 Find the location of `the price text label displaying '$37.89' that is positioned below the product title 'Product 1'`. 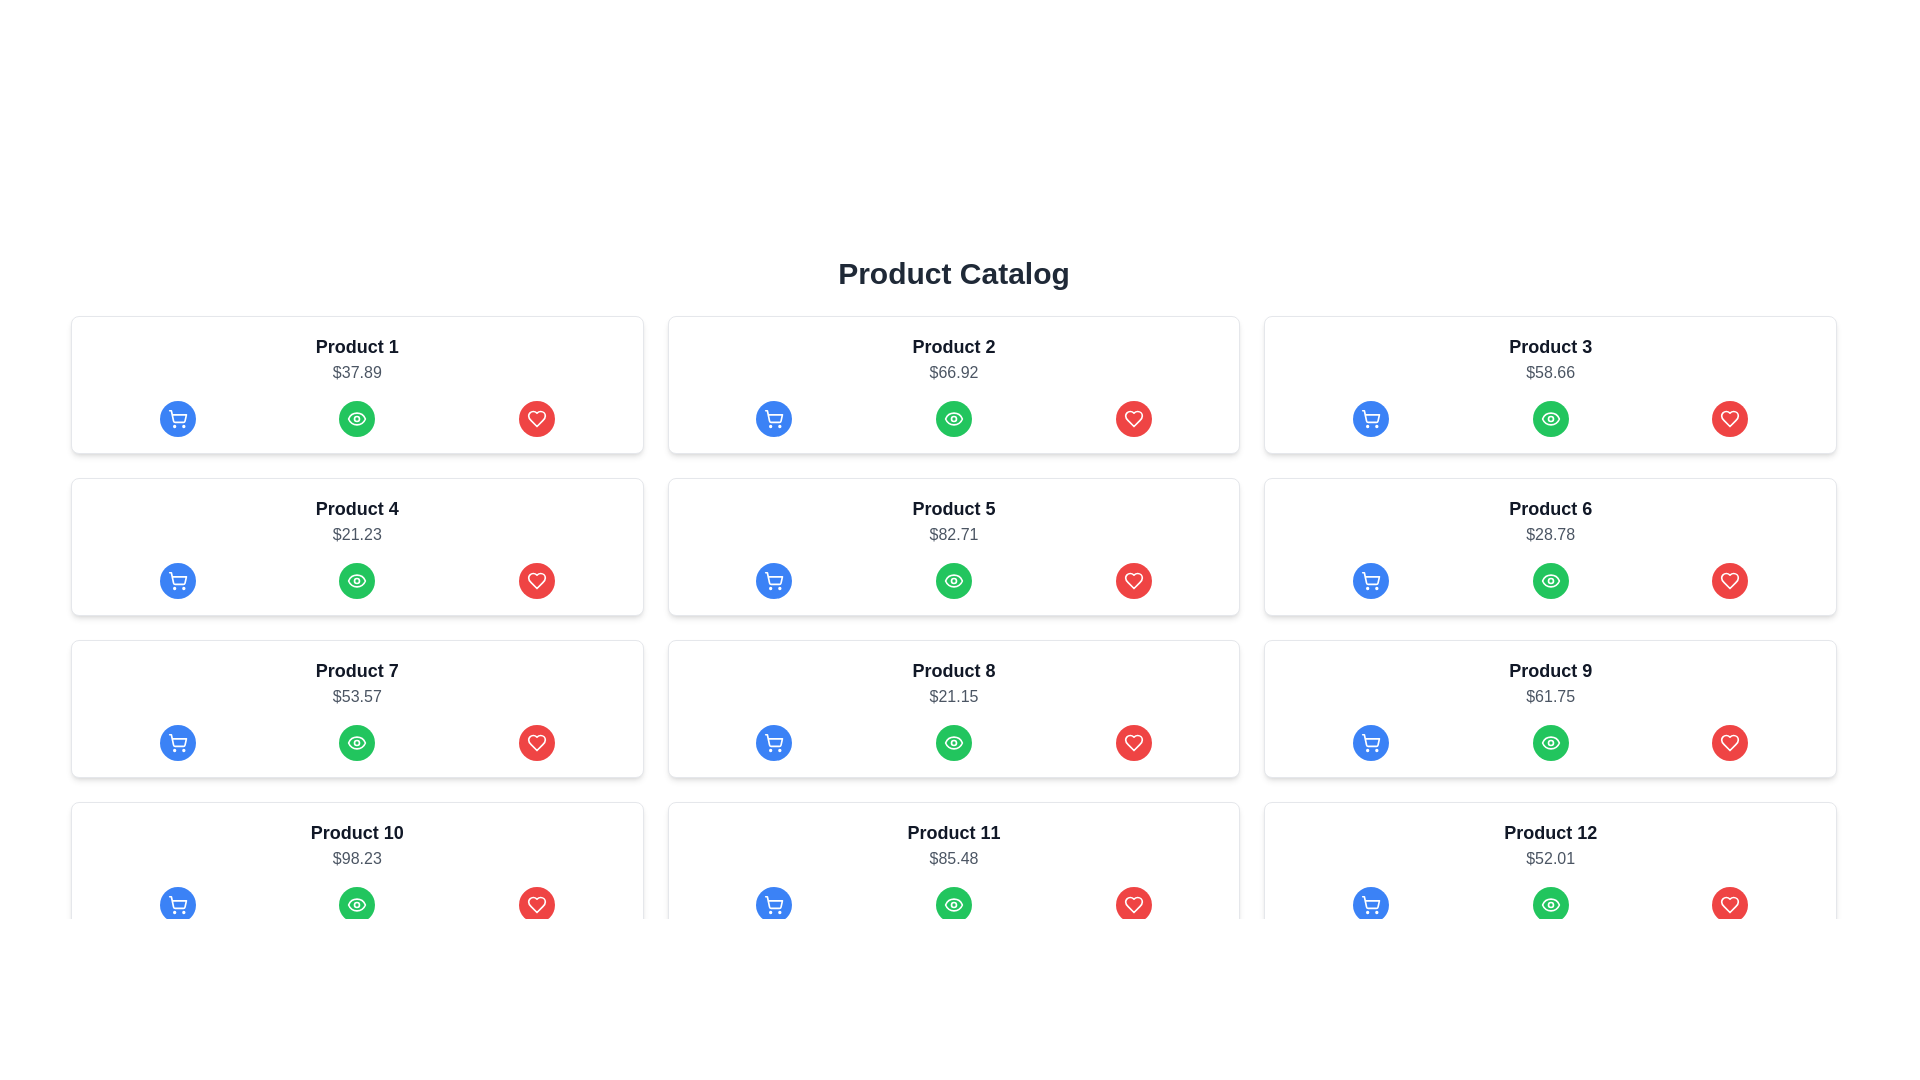

the price text label displaying '$37.89' that is positioned below the product title 'Product 1' is located at coordinates (357, 373).